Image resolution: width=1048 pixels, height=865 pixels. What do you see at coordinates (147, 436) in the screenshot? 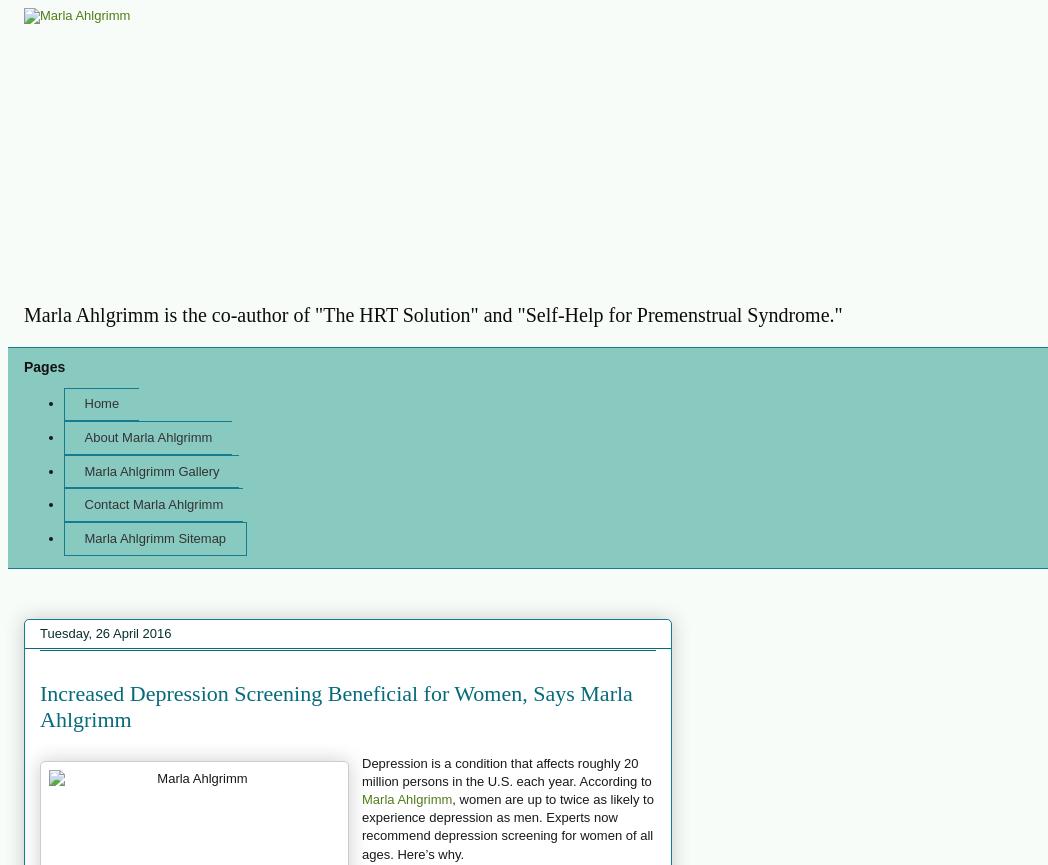
I see `'About Marla Ahlgrimm'` at bounding box center [147, 436].